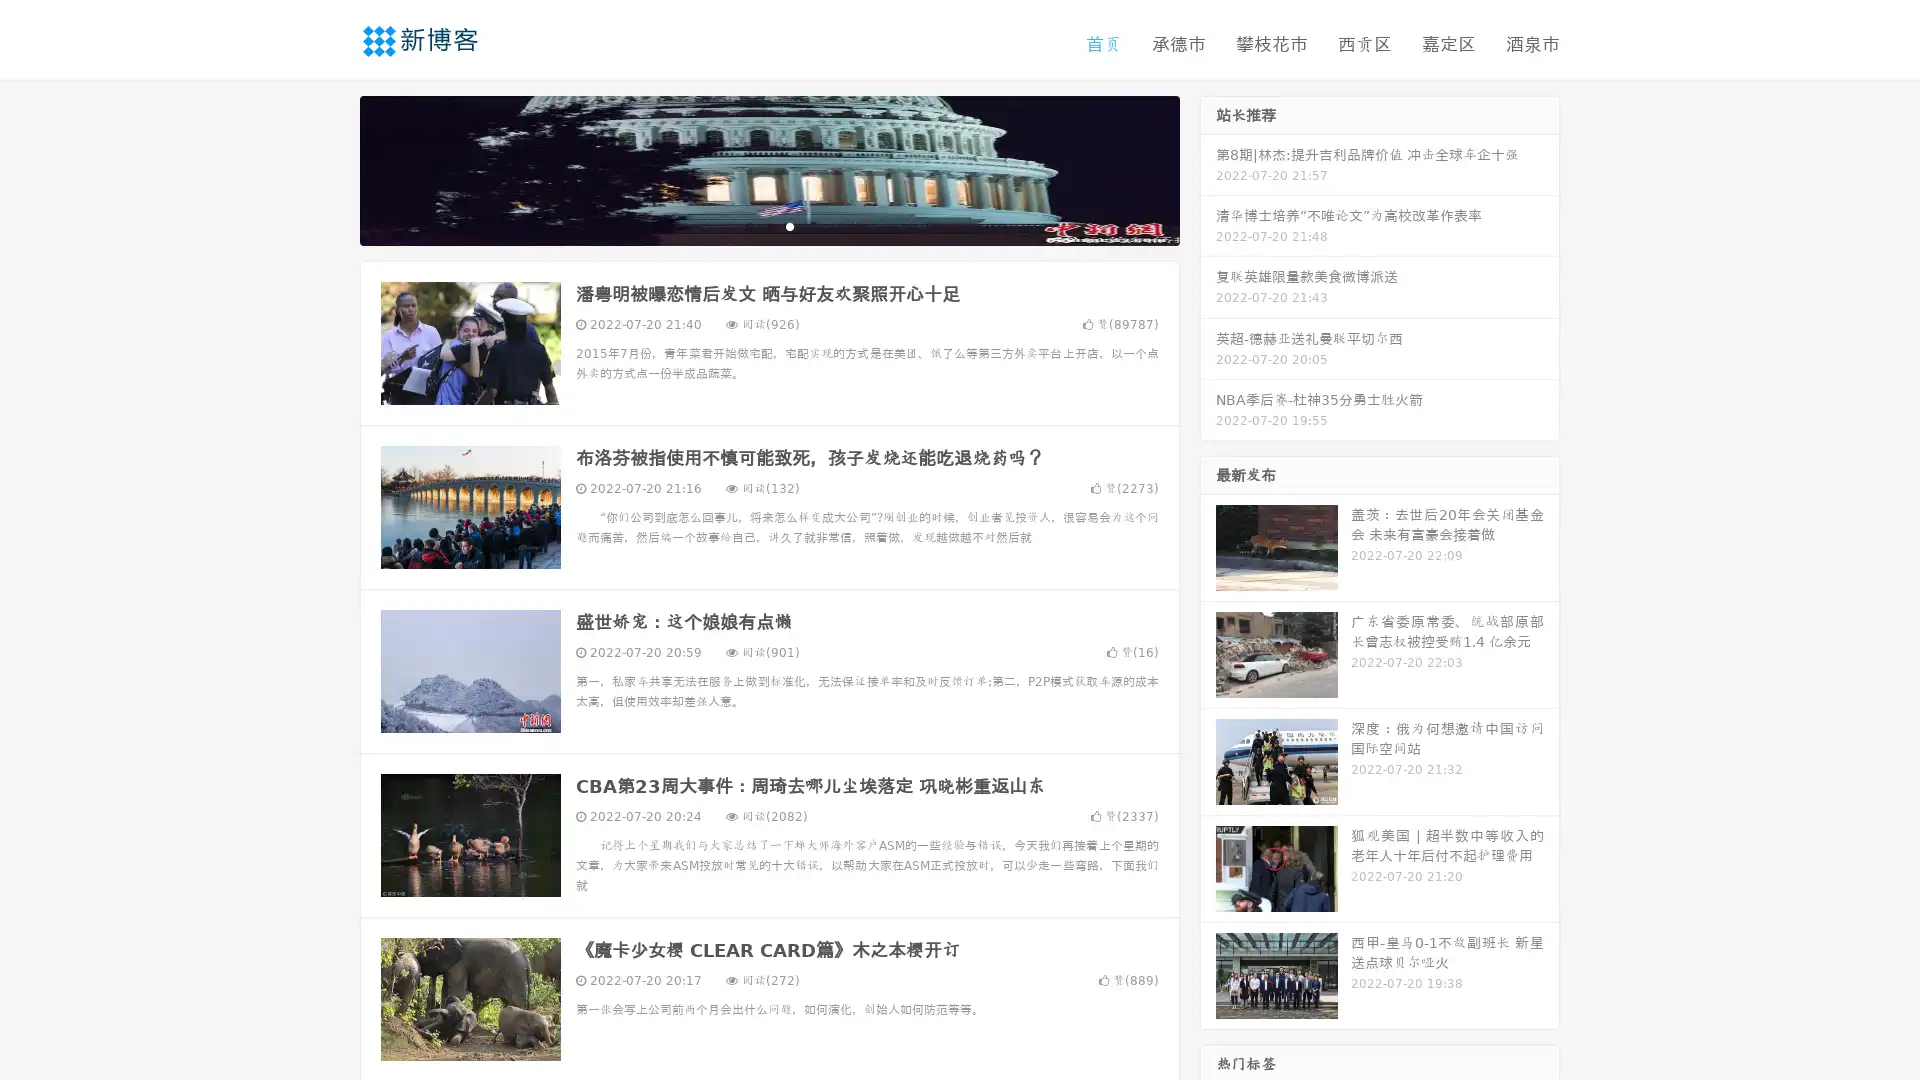 This screenshot has width=1920, height=1080. Describe the element at coordinates (1208, 168) in the screenshot. I see `Next slide` at that location.